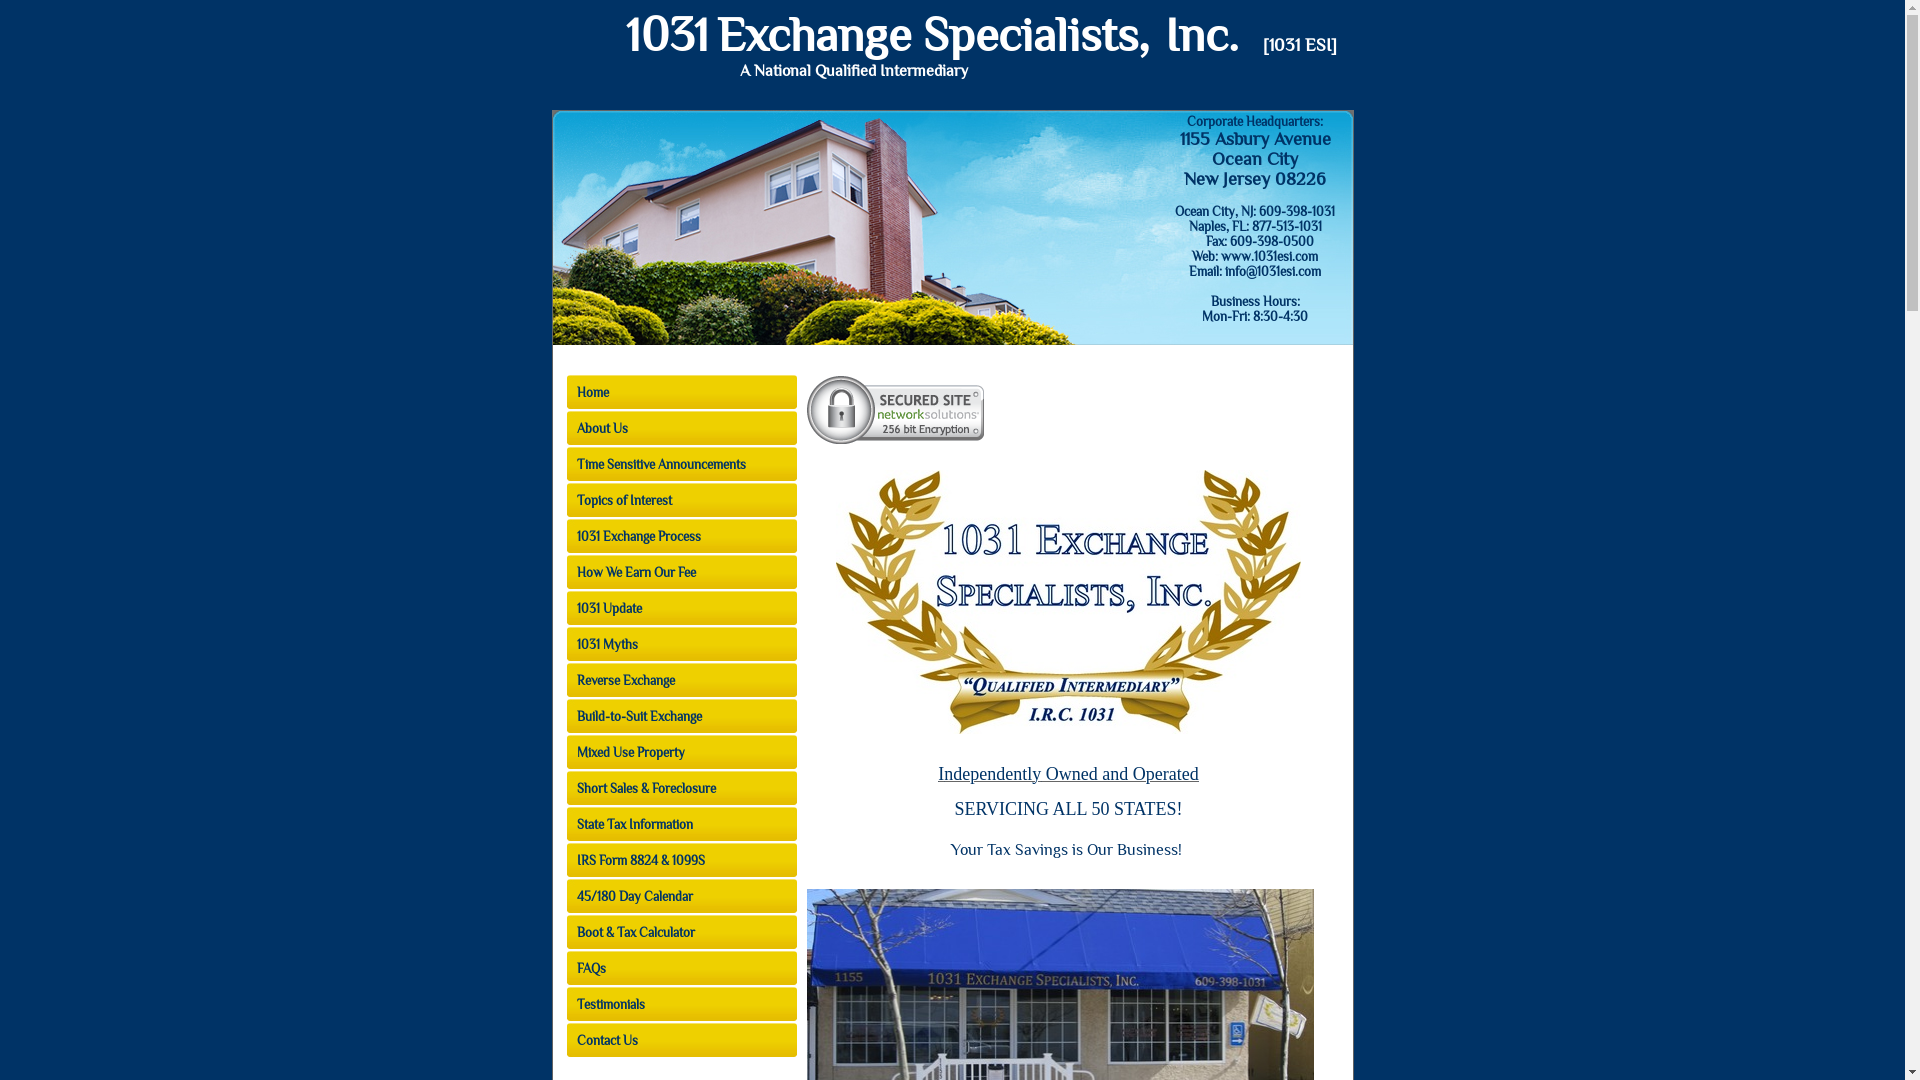 Image resolution: width=1920 pixels, height=1080 pixels. Describe the element at coordinates (681, 607) in the screenshot. I see `'1031 Update'` at that location.